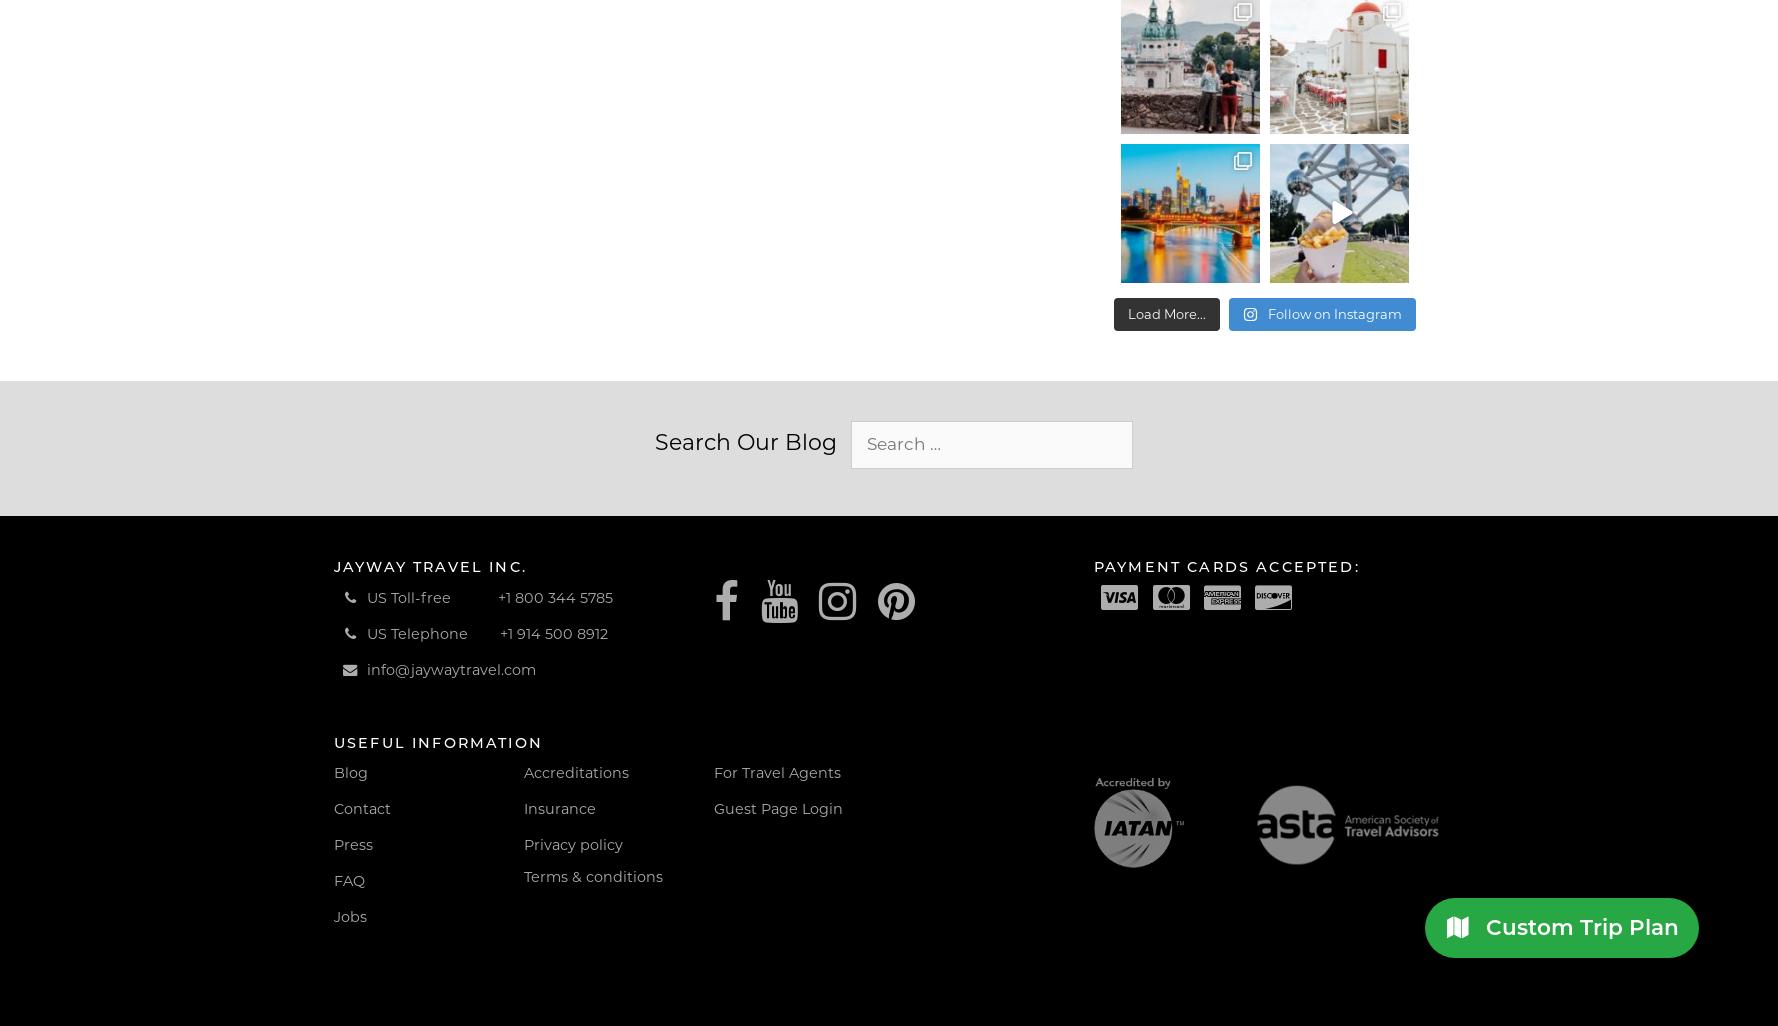  I want to click on 'Contact', so click(333, 808).